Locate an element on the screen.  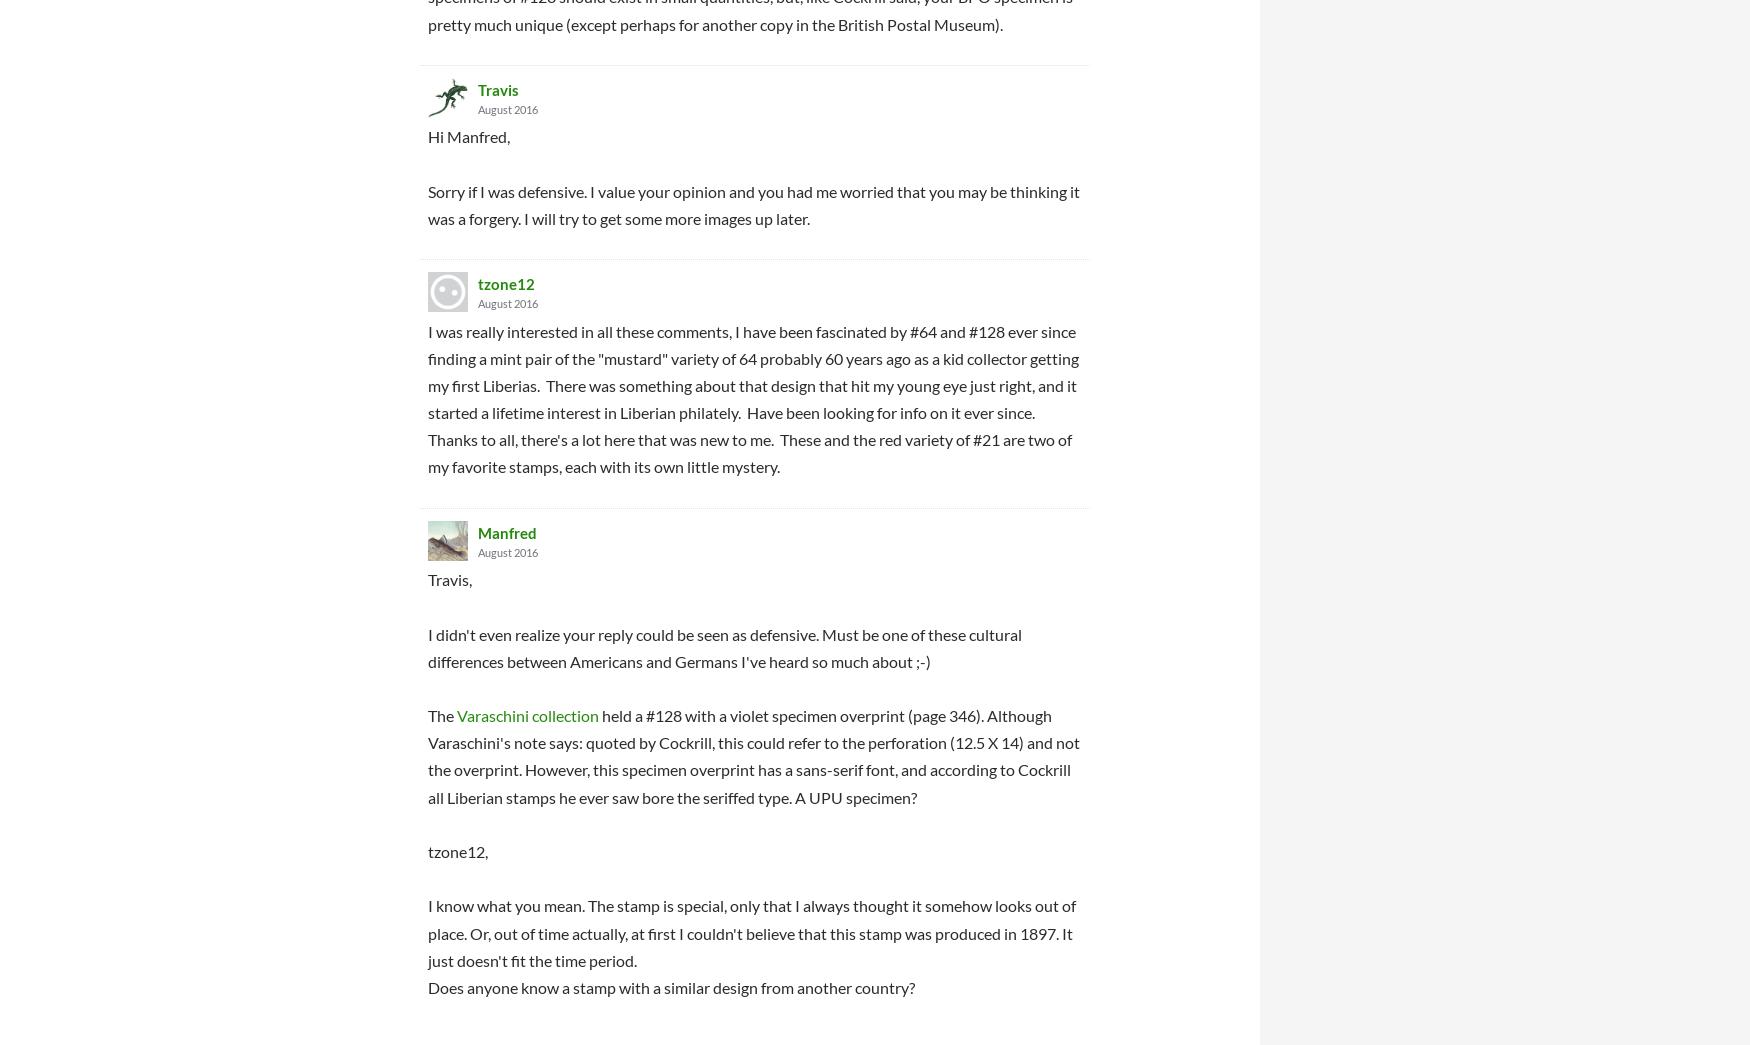
'Travis,' is located at coordinates (449, 579).